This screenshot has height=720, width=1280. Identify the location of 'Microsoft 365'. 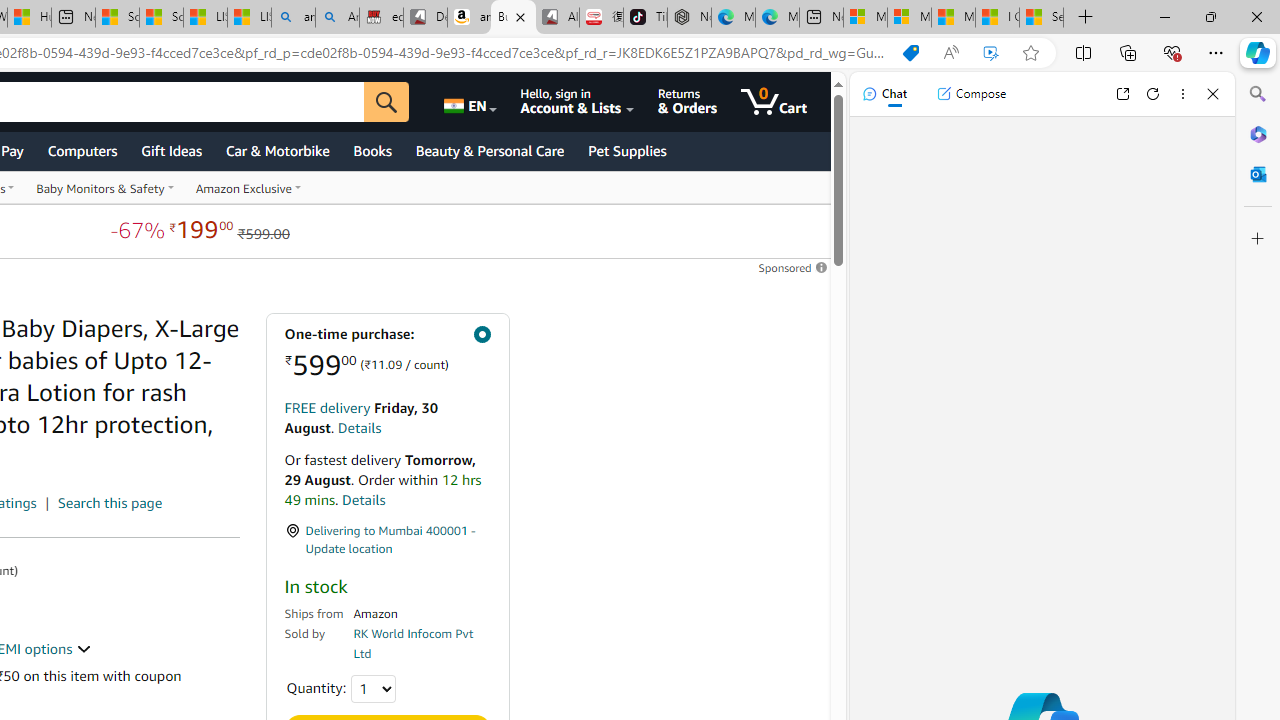
(1257, 133).